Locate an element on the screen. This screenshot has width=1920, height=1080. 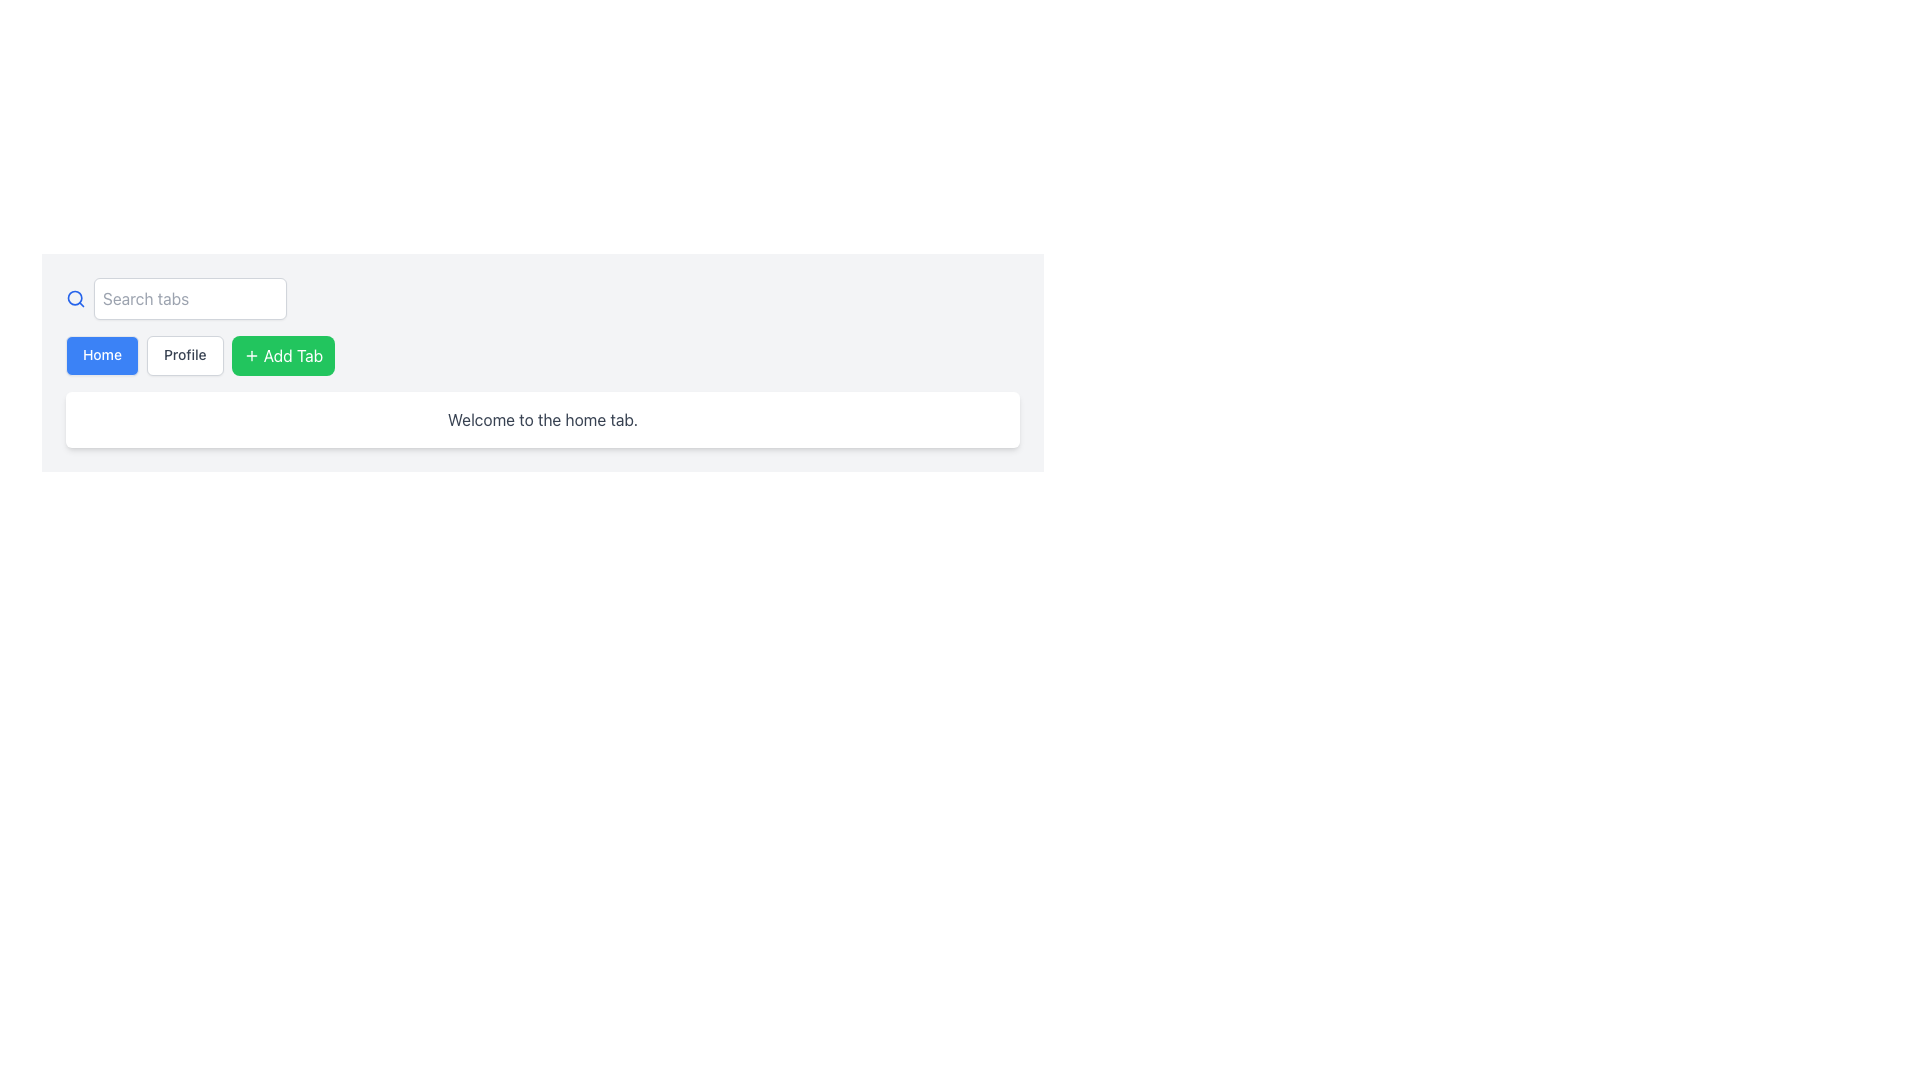
the circular blue magnifying glass icon located at the top left corner of the interface, before the 'Search tabs' text input field is located at coordinates (76, 299).